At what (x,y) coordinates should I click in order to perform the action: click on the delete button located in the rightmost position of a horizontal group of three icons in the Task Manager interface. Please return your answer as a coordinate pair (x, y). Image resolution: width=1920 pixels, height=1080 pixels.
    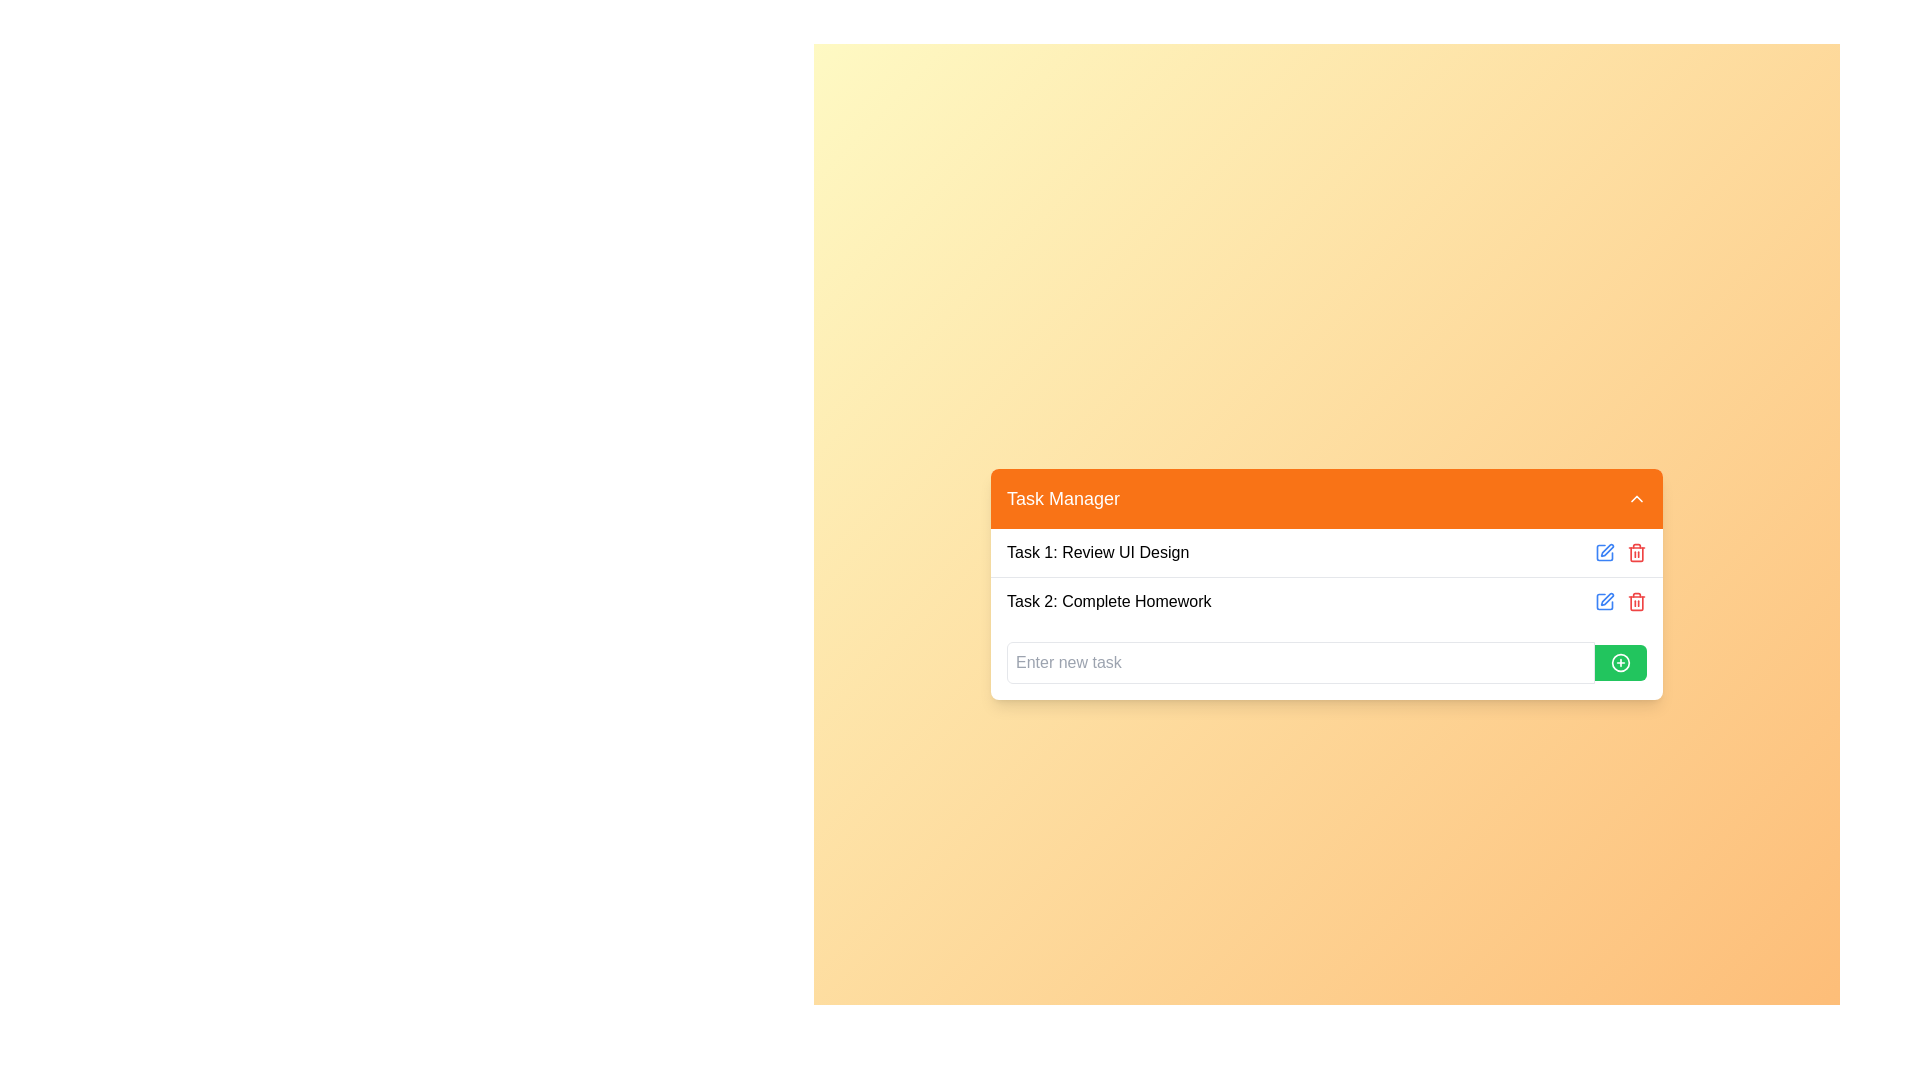
    Looking at the image, I should click on (1636, 552).